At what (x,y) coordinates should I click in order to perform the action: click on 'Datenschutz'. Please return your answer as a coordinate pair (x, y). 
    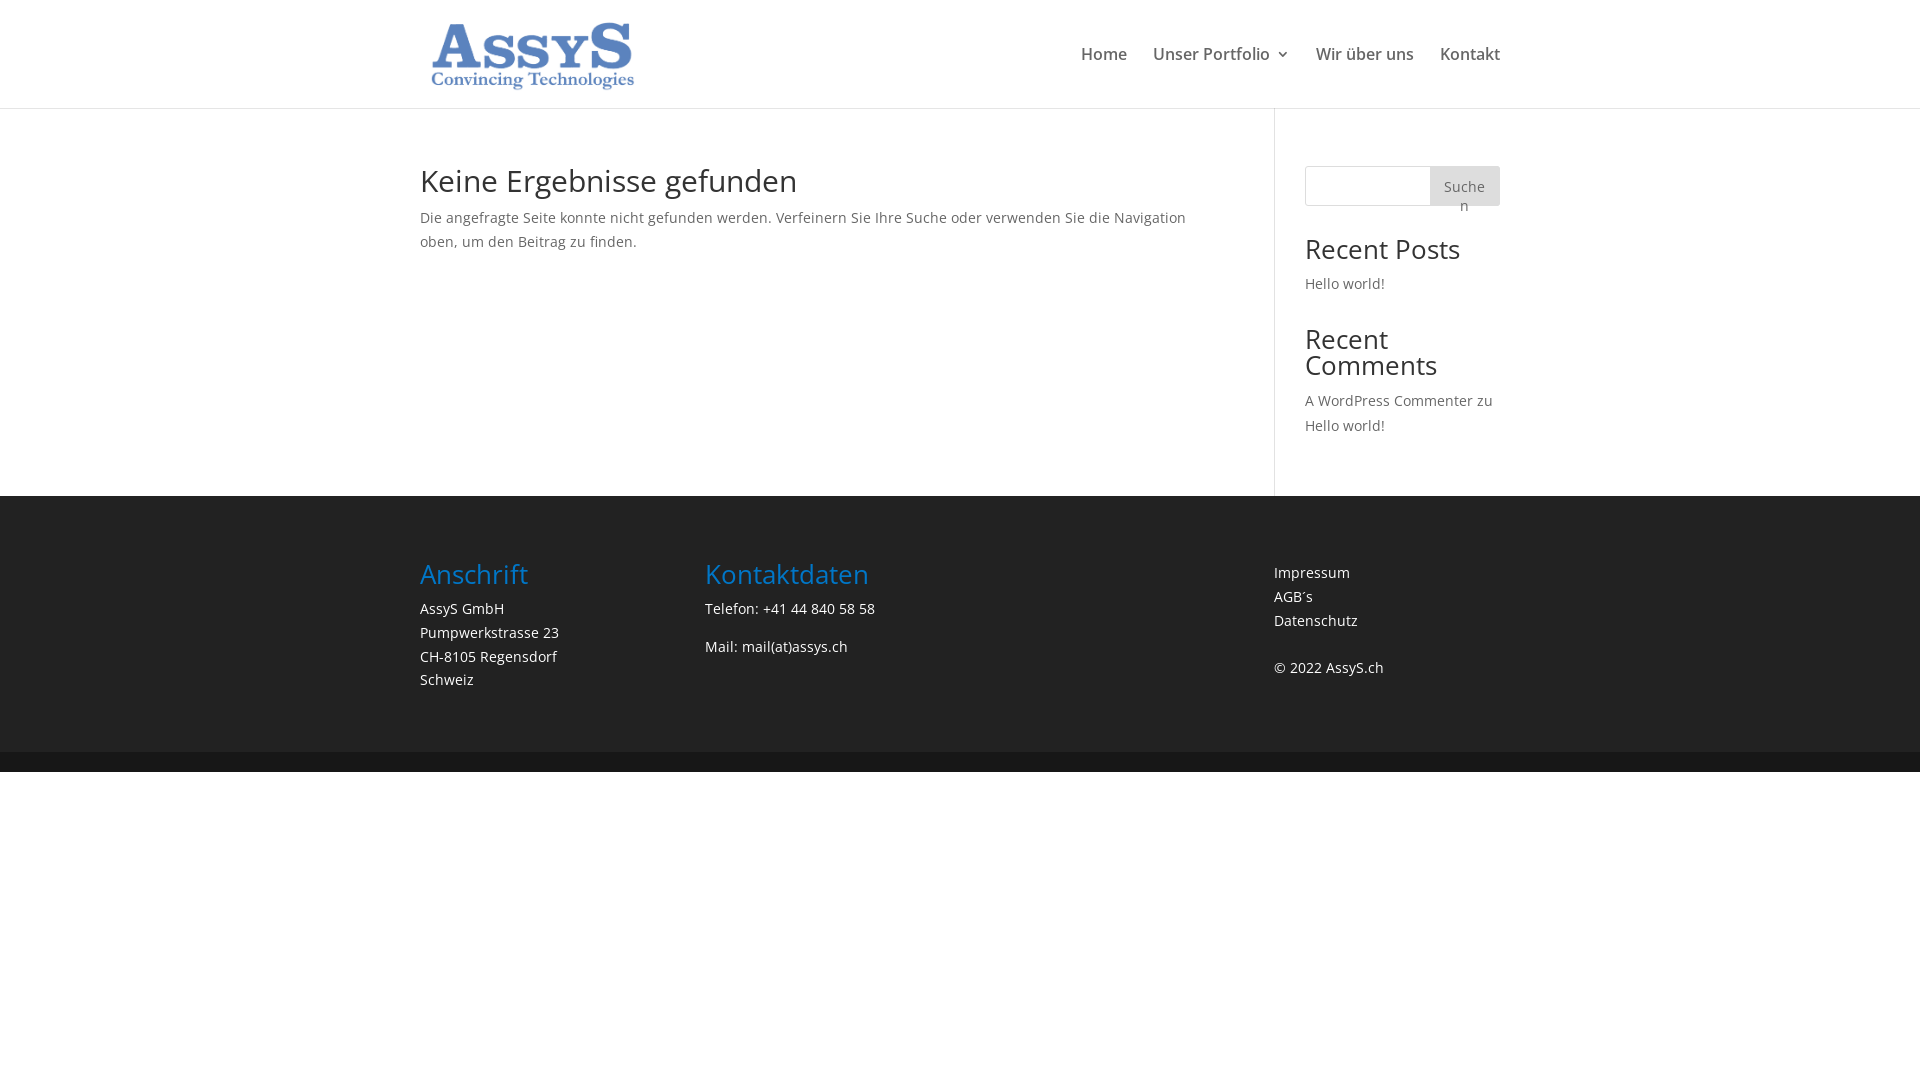
    Looking at the image, I should click on (1315, 619).